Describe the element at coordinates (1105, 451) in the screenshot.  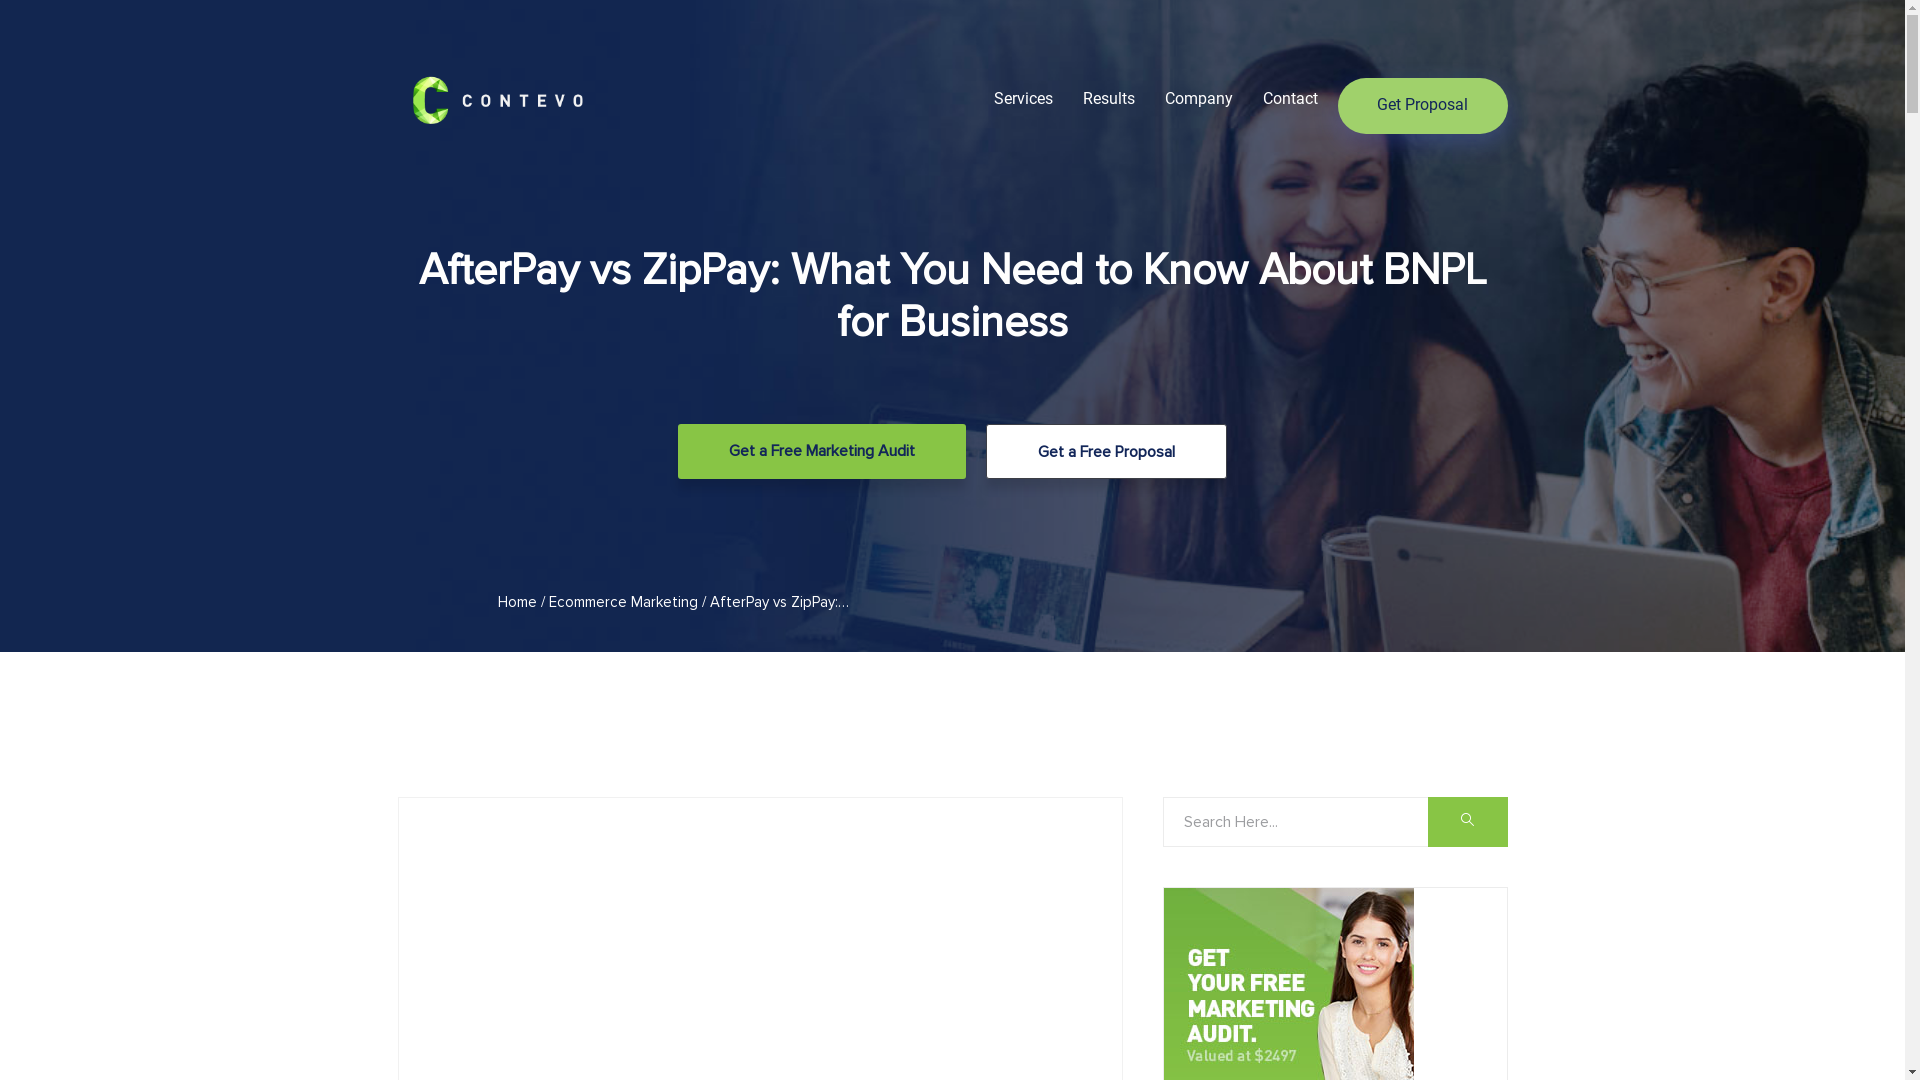
I see `'Get a Free Proposal'` at that location.